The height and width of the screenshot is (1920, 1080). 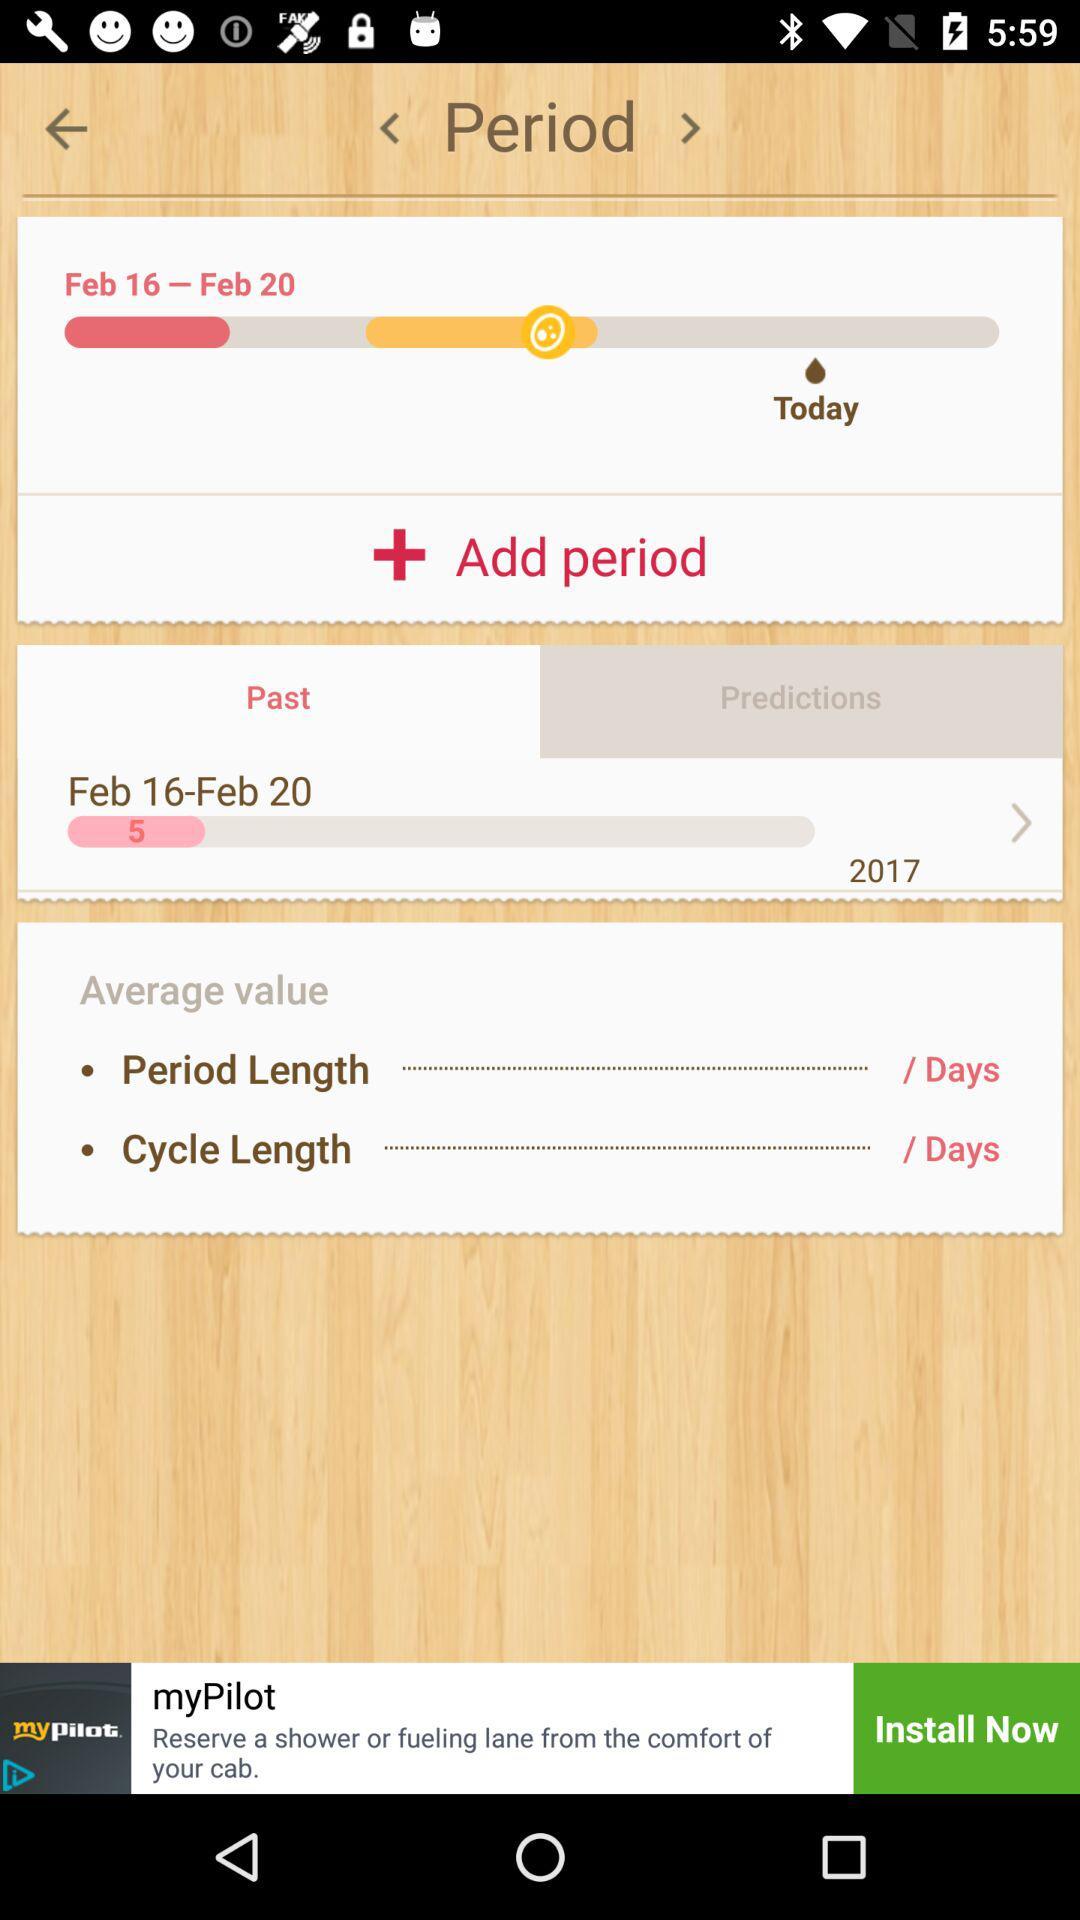 What do you see at coordinates (64, 127) in the screenshot?
I see `the arrow_backward icon` at bounding box center [64, 127].